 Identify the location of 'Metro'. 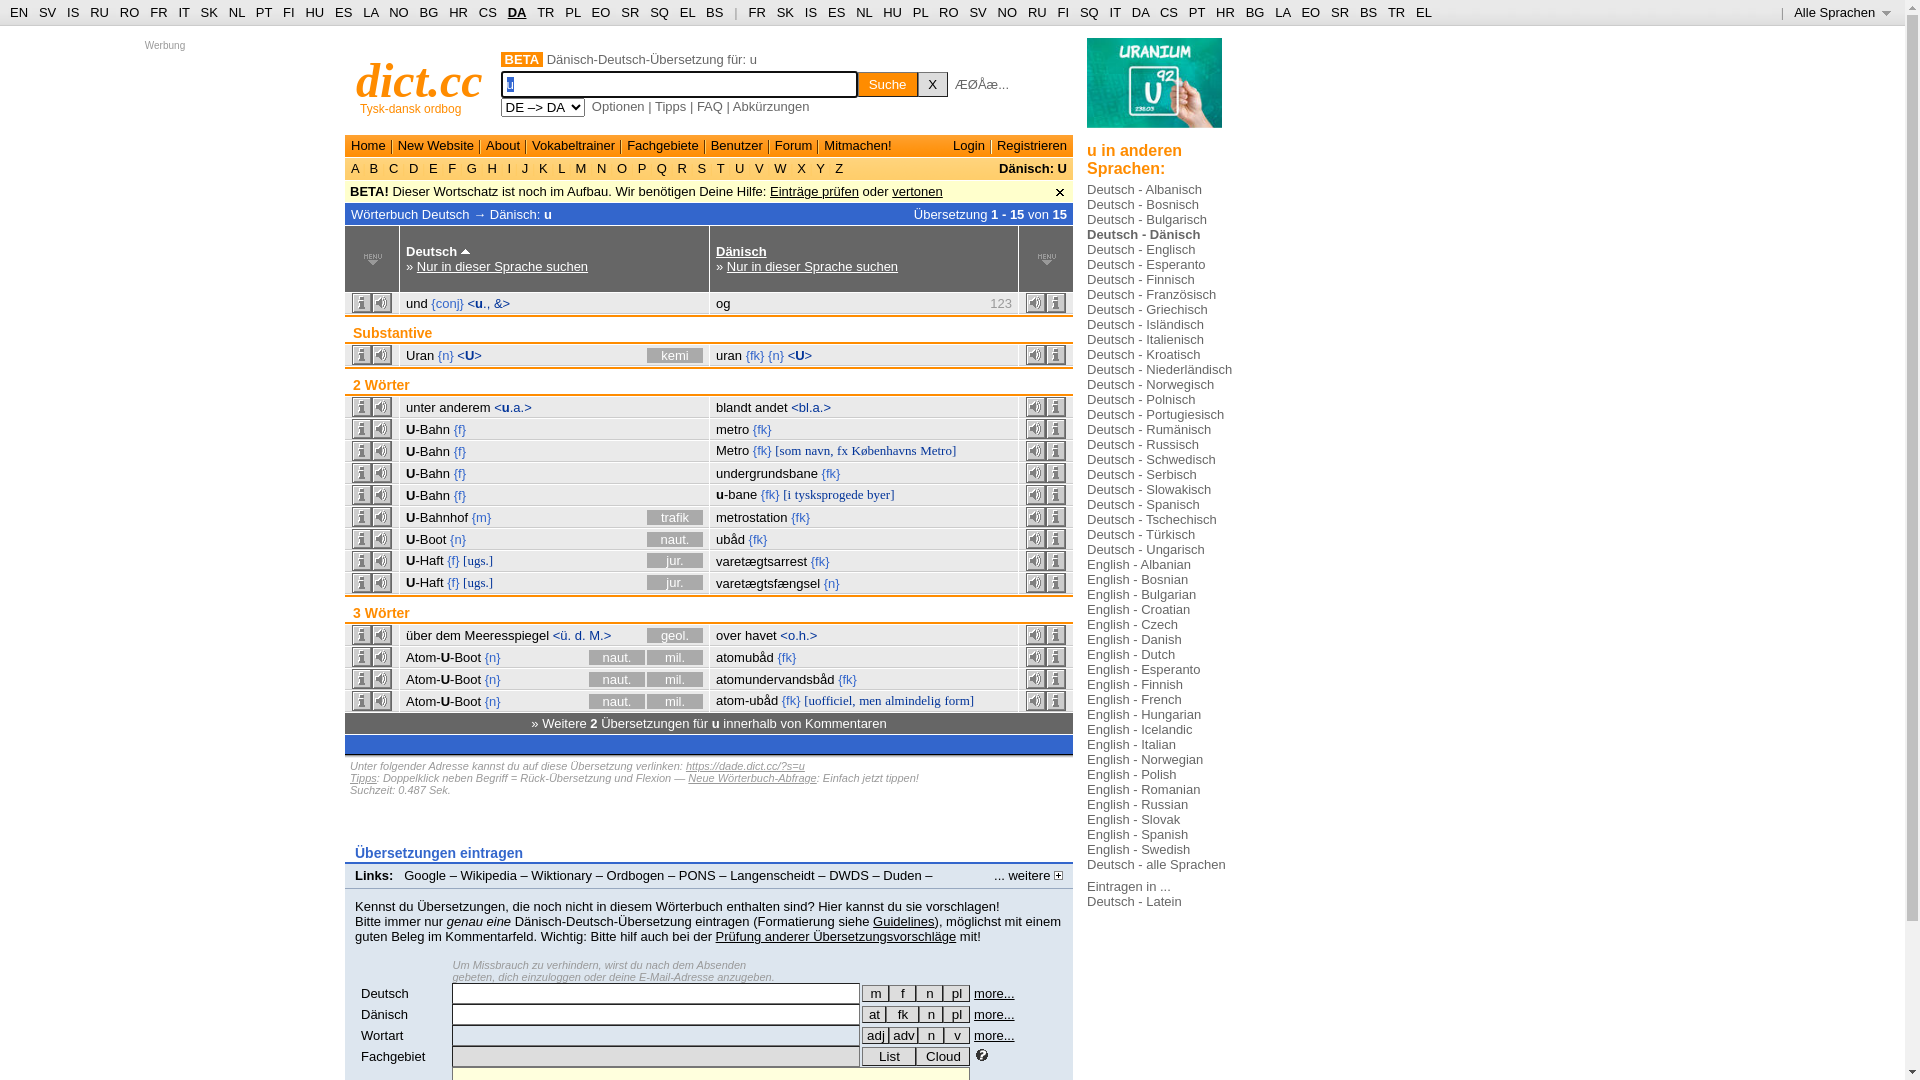
(731, 450).